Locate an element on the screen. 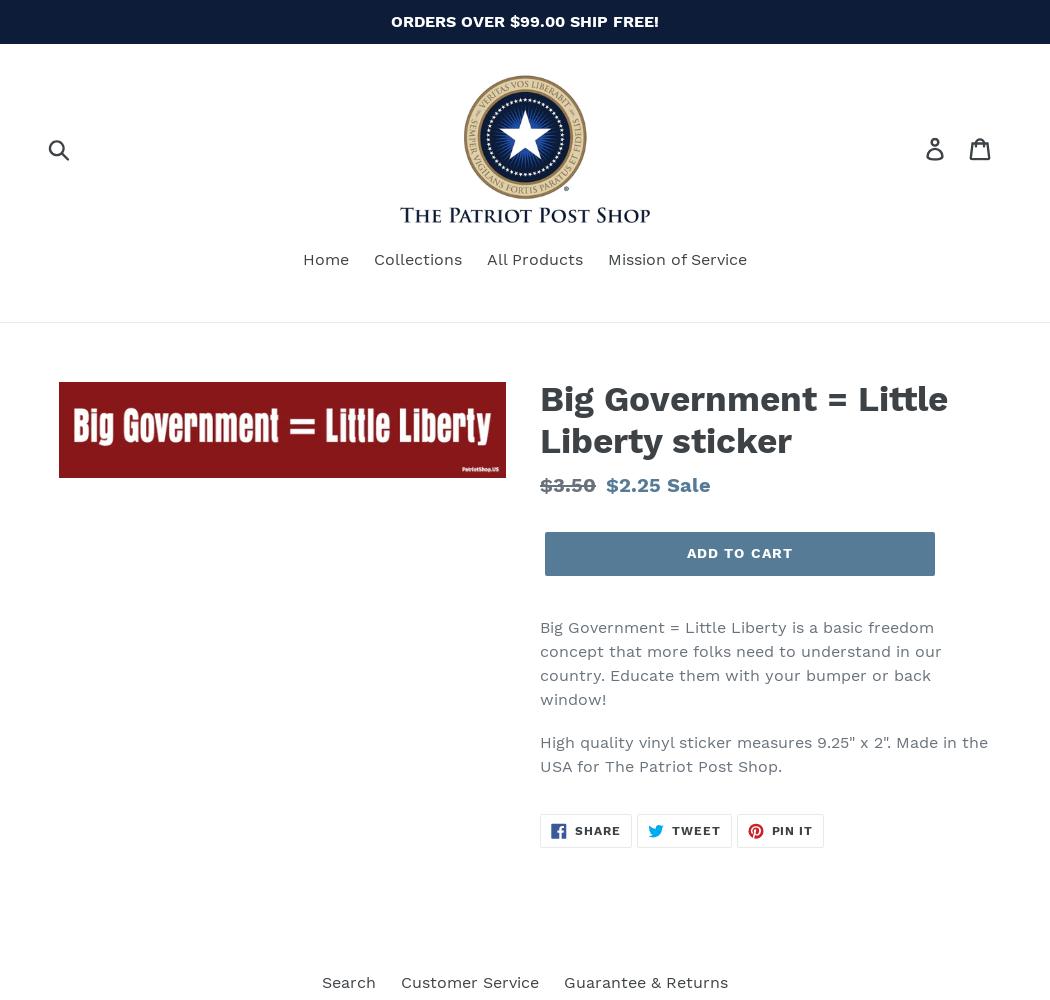  'Big Government = Little Liberty sticker' is located at coordinates (743, 419).